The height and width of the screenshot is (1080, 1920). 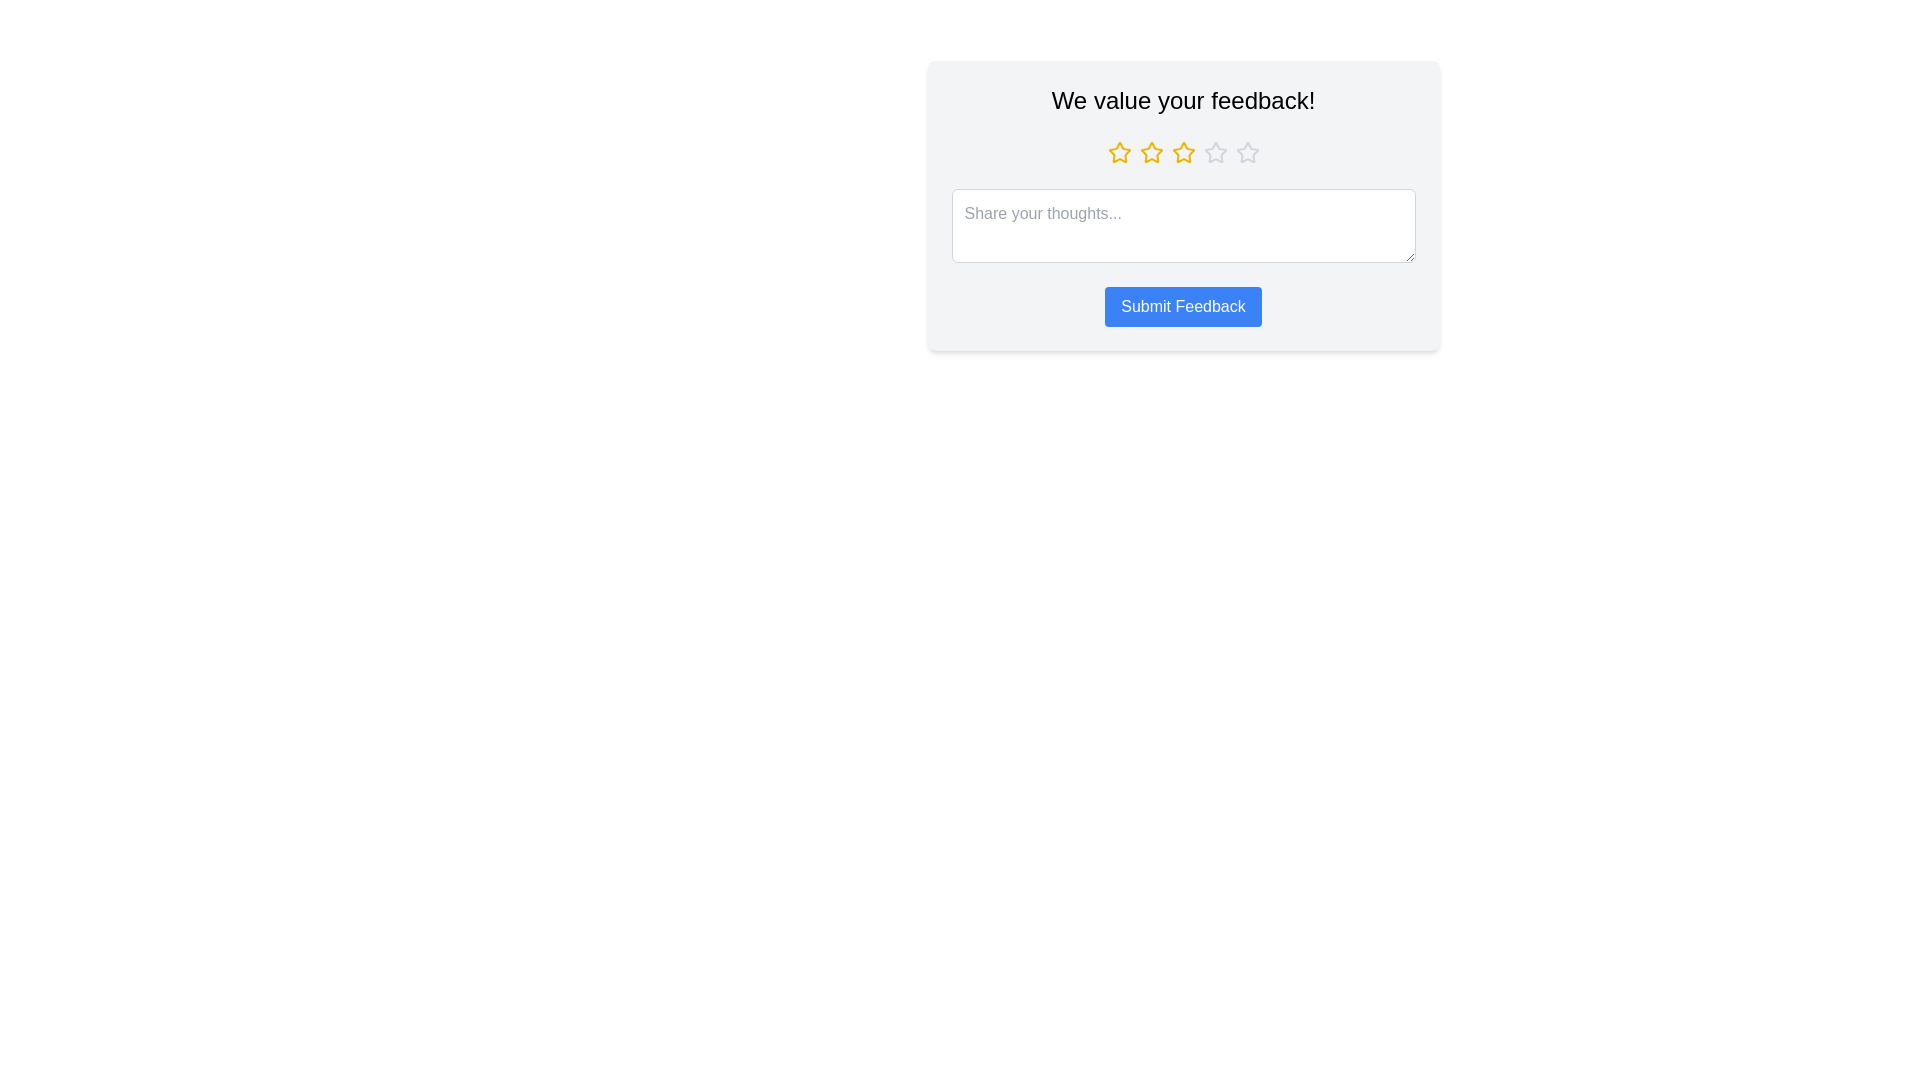 What do you see at coordinates (1246, 152) in the screenshot?
I see `the fifth star-shaped interactive icon in the rating system` at bounding box center [1246, 152].